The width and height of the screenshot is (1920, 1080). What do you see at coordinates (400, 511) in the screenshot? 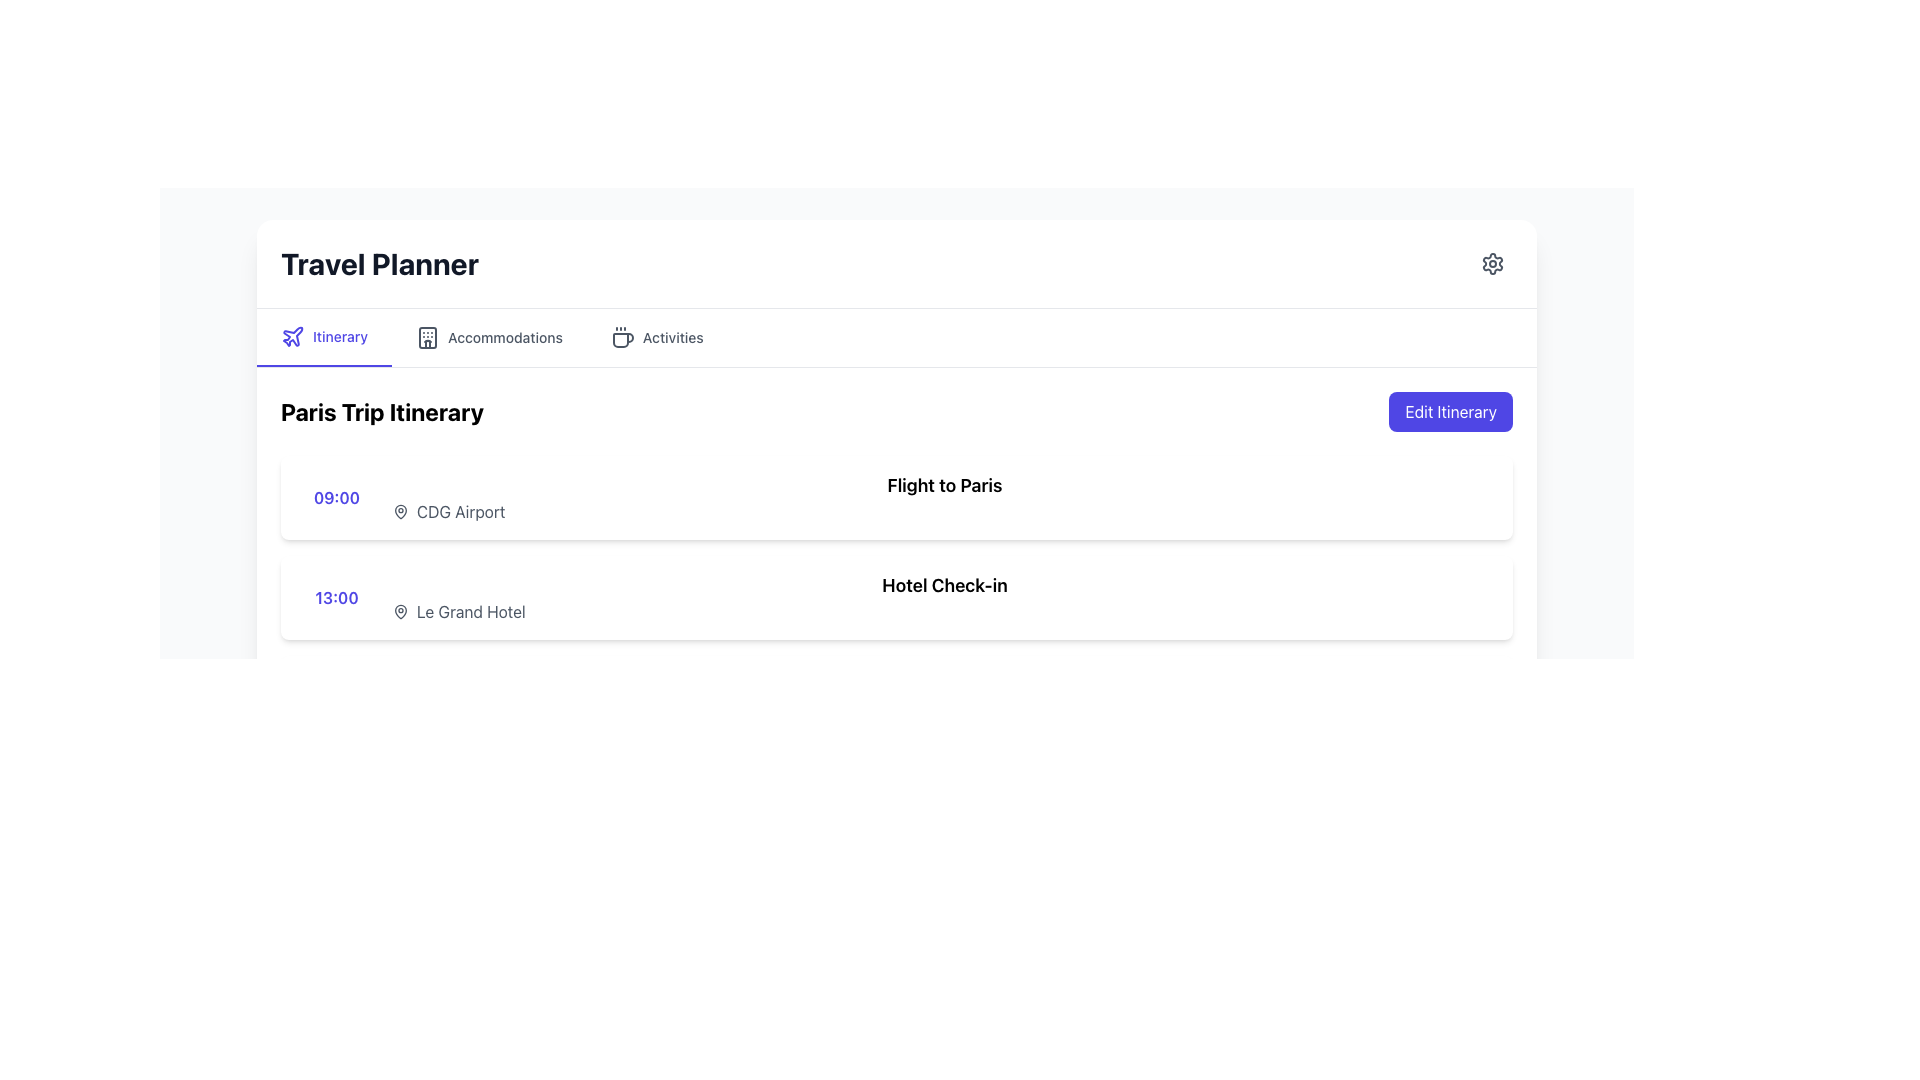
I see `the geographic location icon next to the 'CDG Airport' text in the 'Paris Trip Itinerary' section, specifically for the '09:00 CDG Airport' entry` at bounding box center [400, 511].